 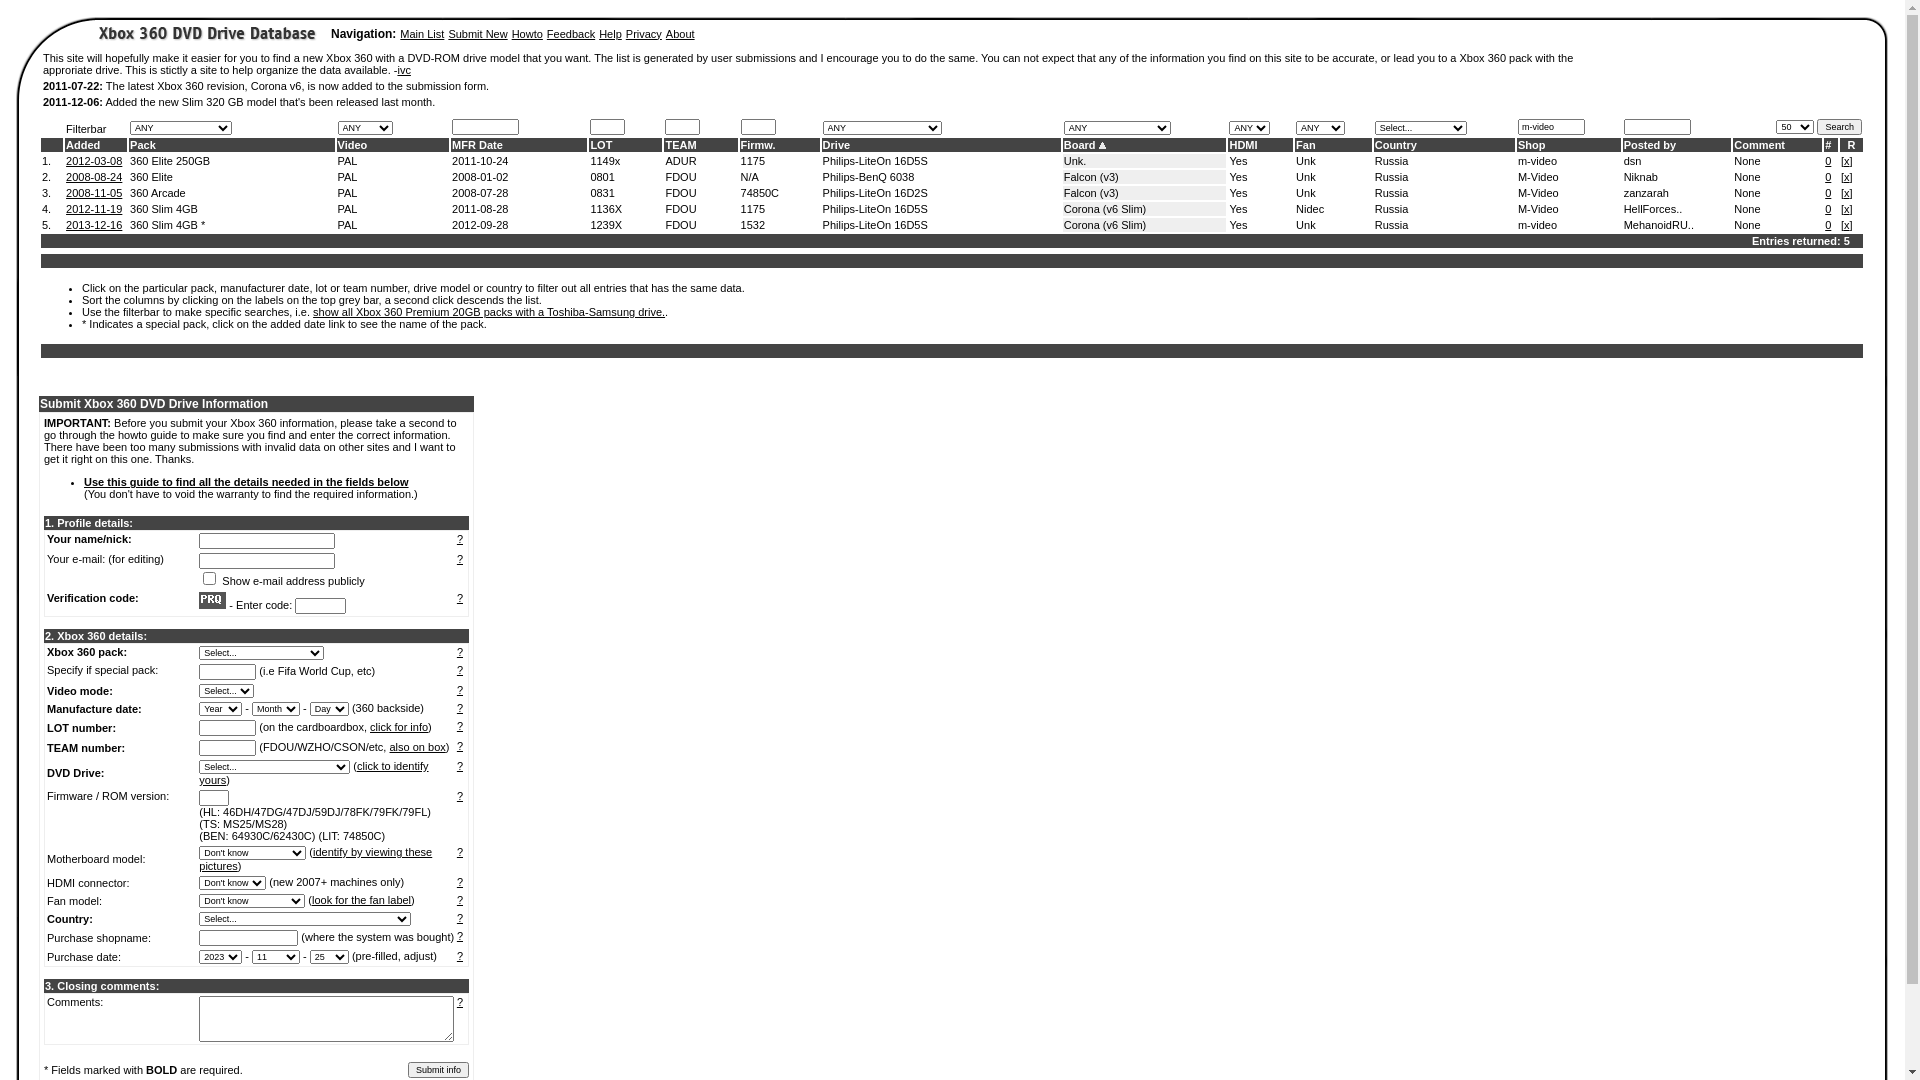 What do you see at coordinates (353, 144) in the screenshot?
I see `'Video'` at bounding box center [353, 144].